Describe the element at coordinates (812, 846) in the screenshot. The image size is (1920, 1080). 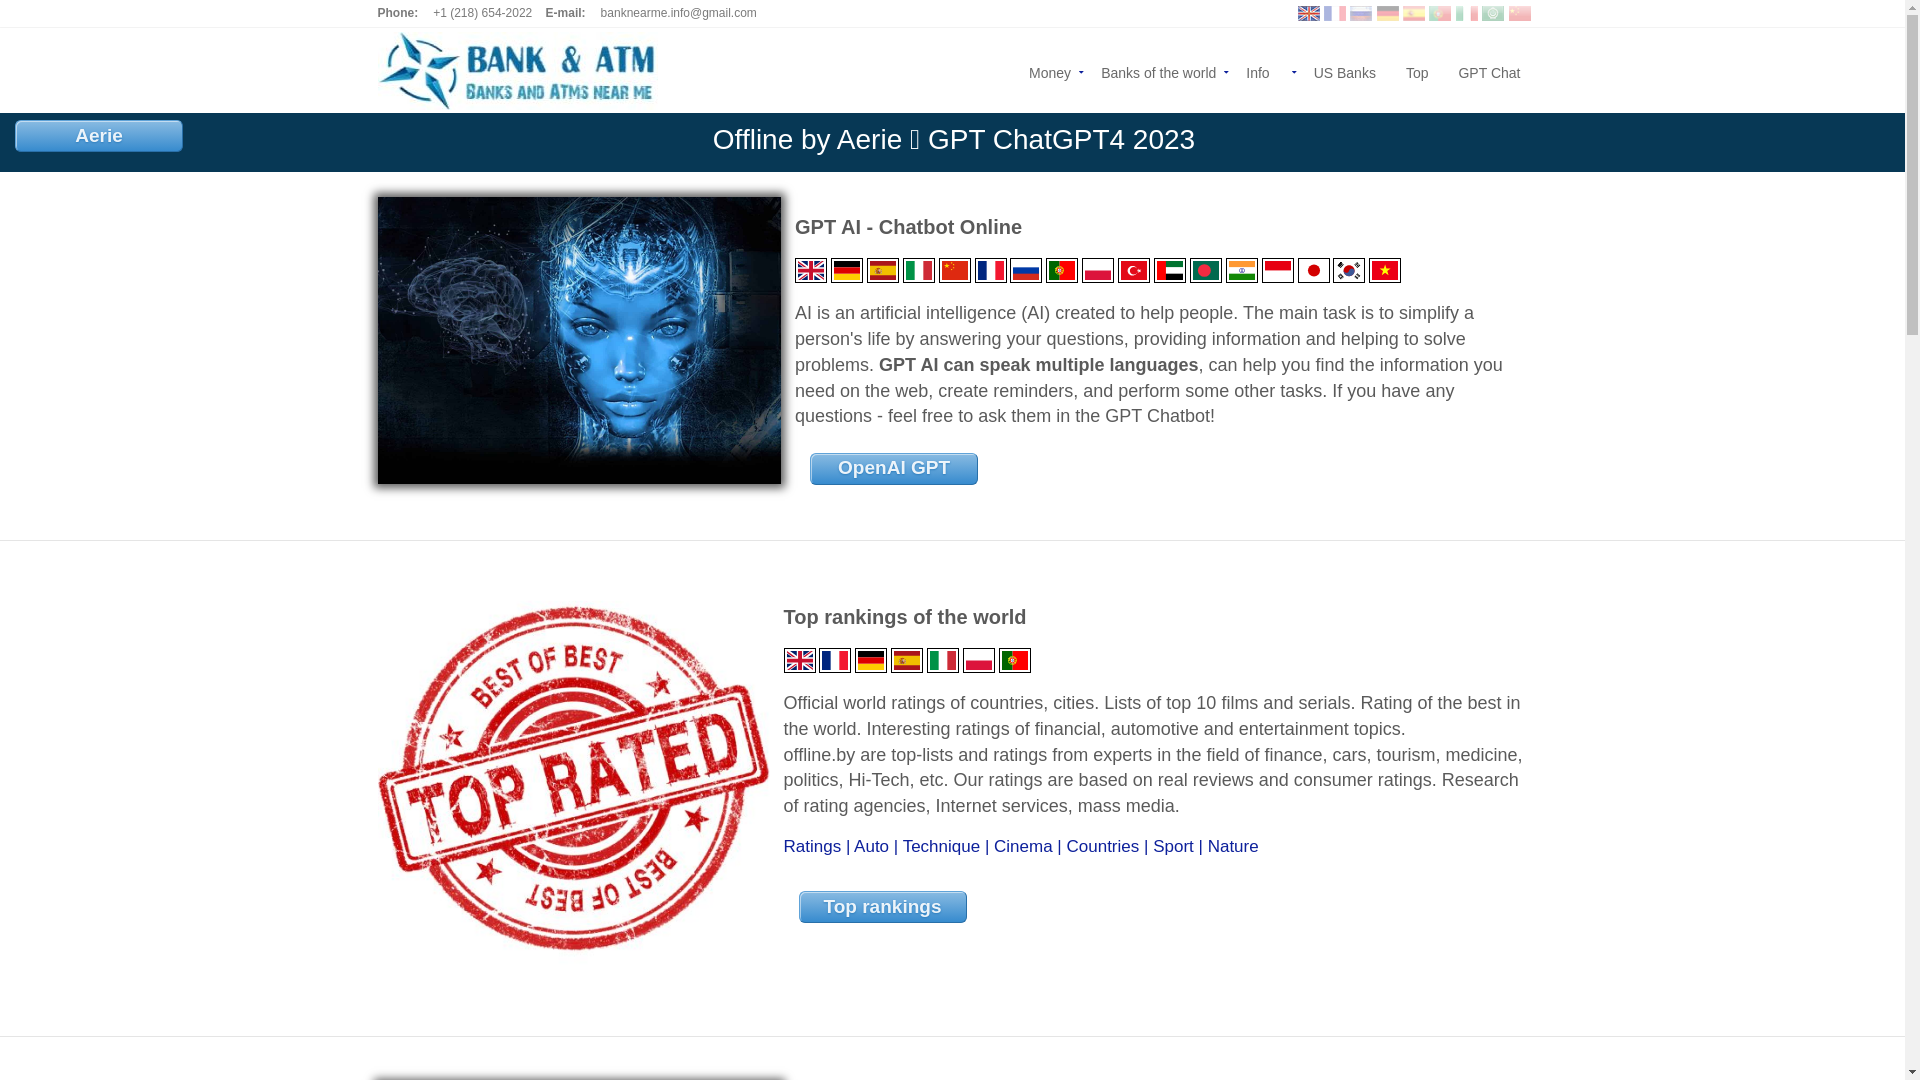
I see `'Ratings'` at that location.